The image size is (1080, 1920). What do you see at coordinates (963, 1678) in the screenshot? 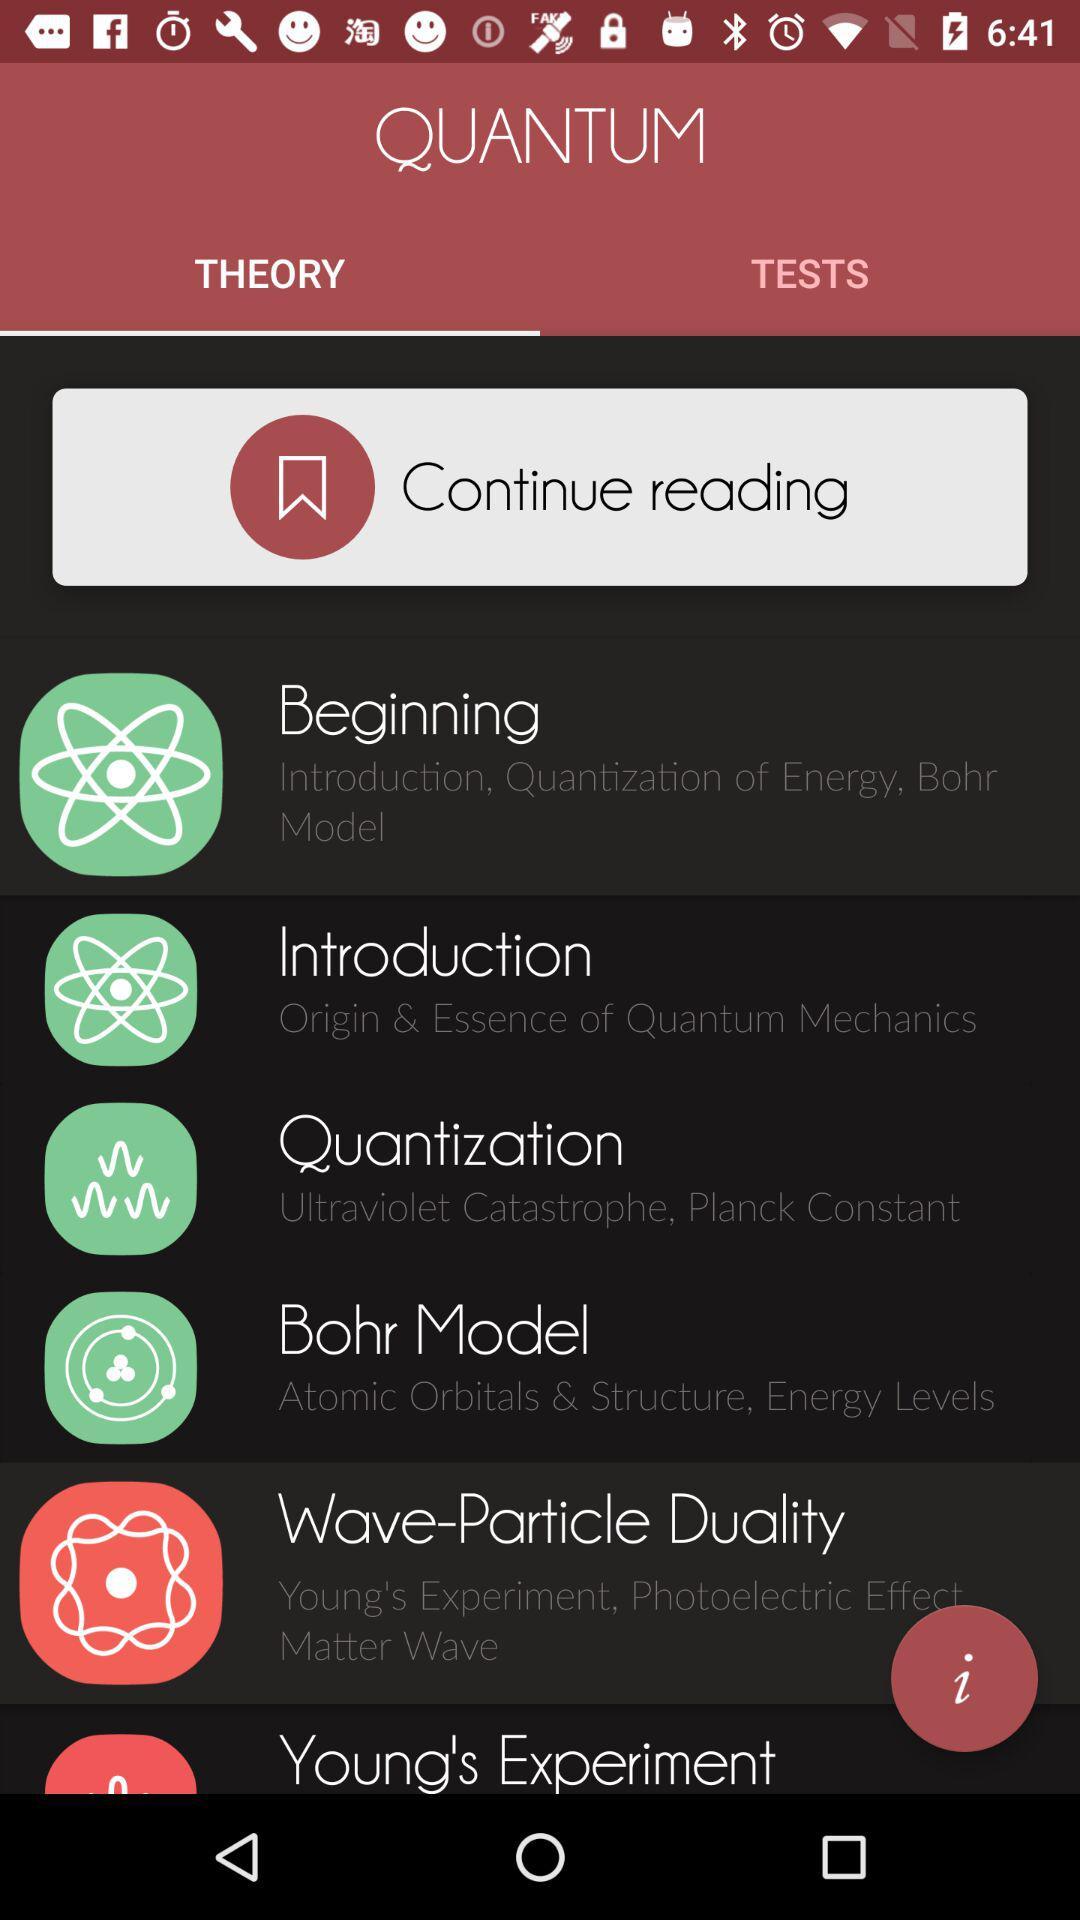
I see `icon to the right of young's experiment item` at bounding box center [963, 1678].